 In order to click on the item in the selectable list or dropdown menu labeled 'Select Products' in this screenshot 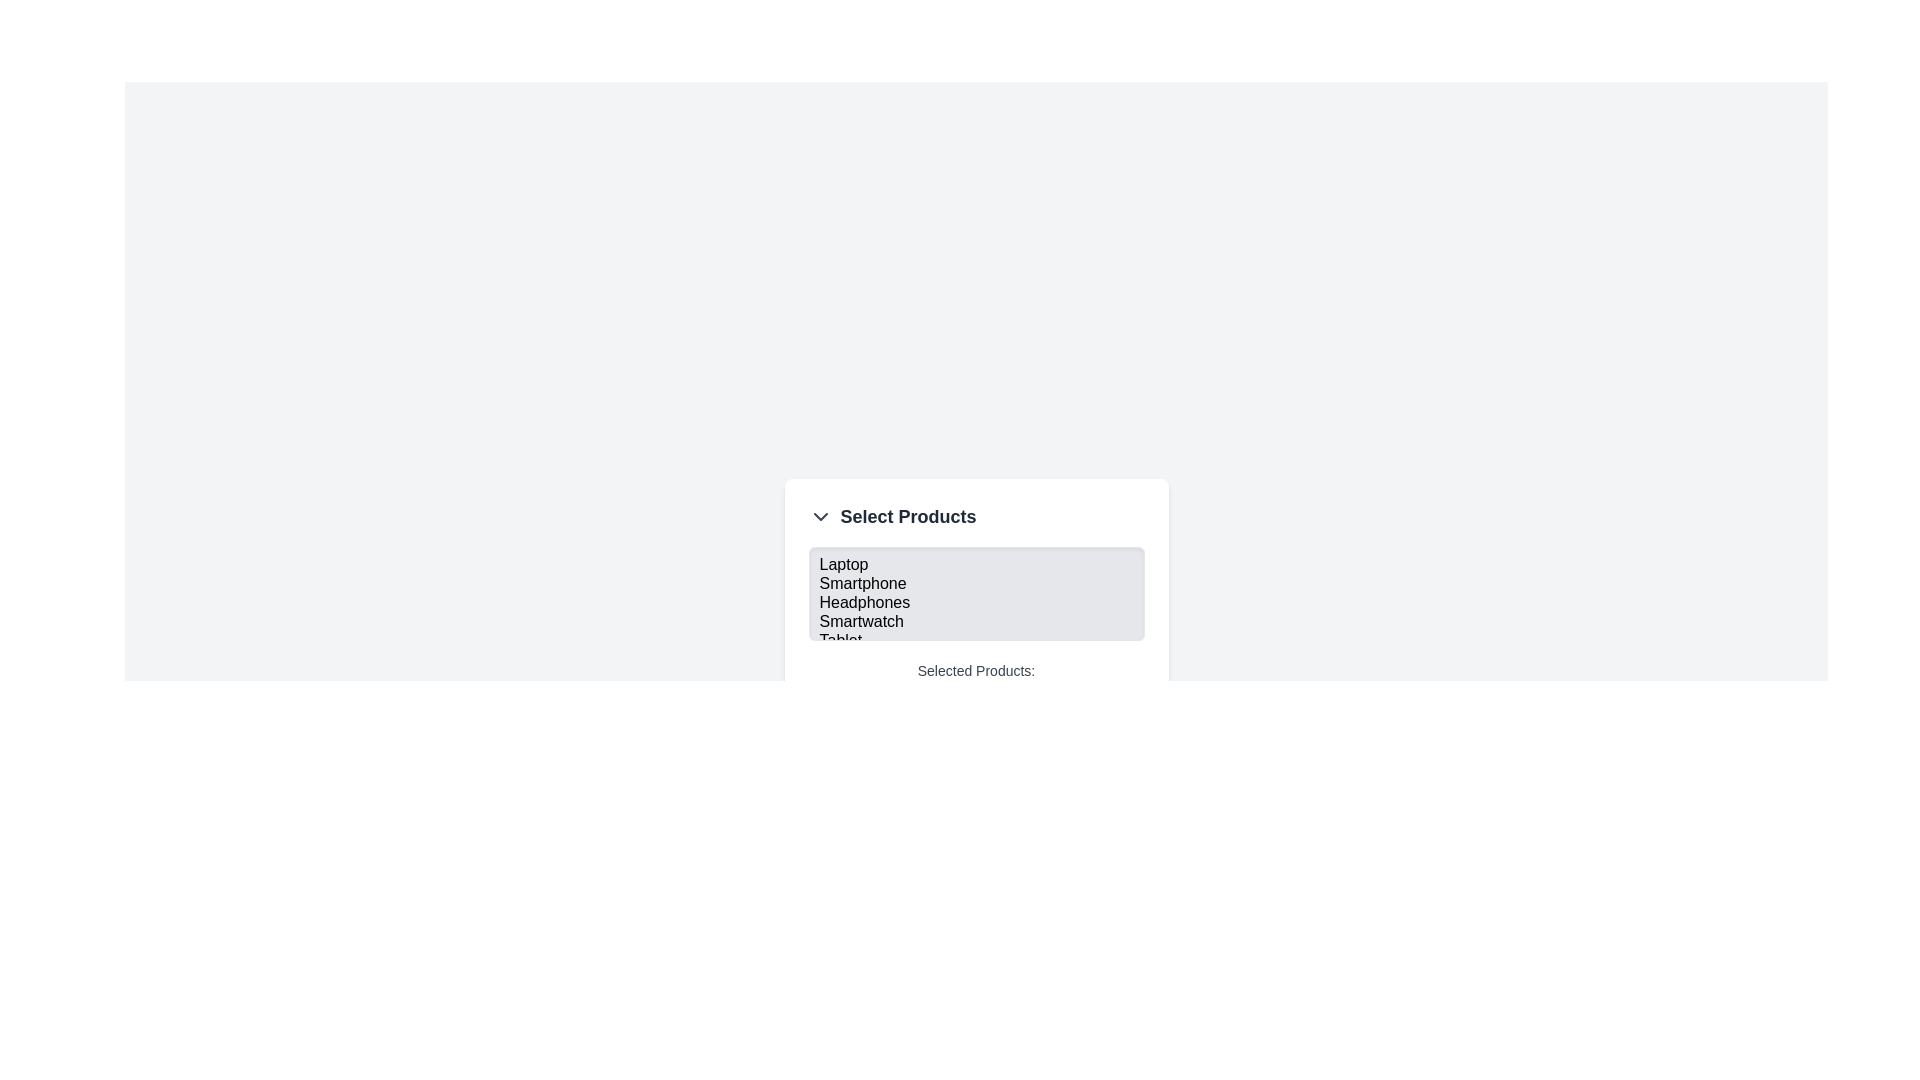, I will do `click(976, 620)`.